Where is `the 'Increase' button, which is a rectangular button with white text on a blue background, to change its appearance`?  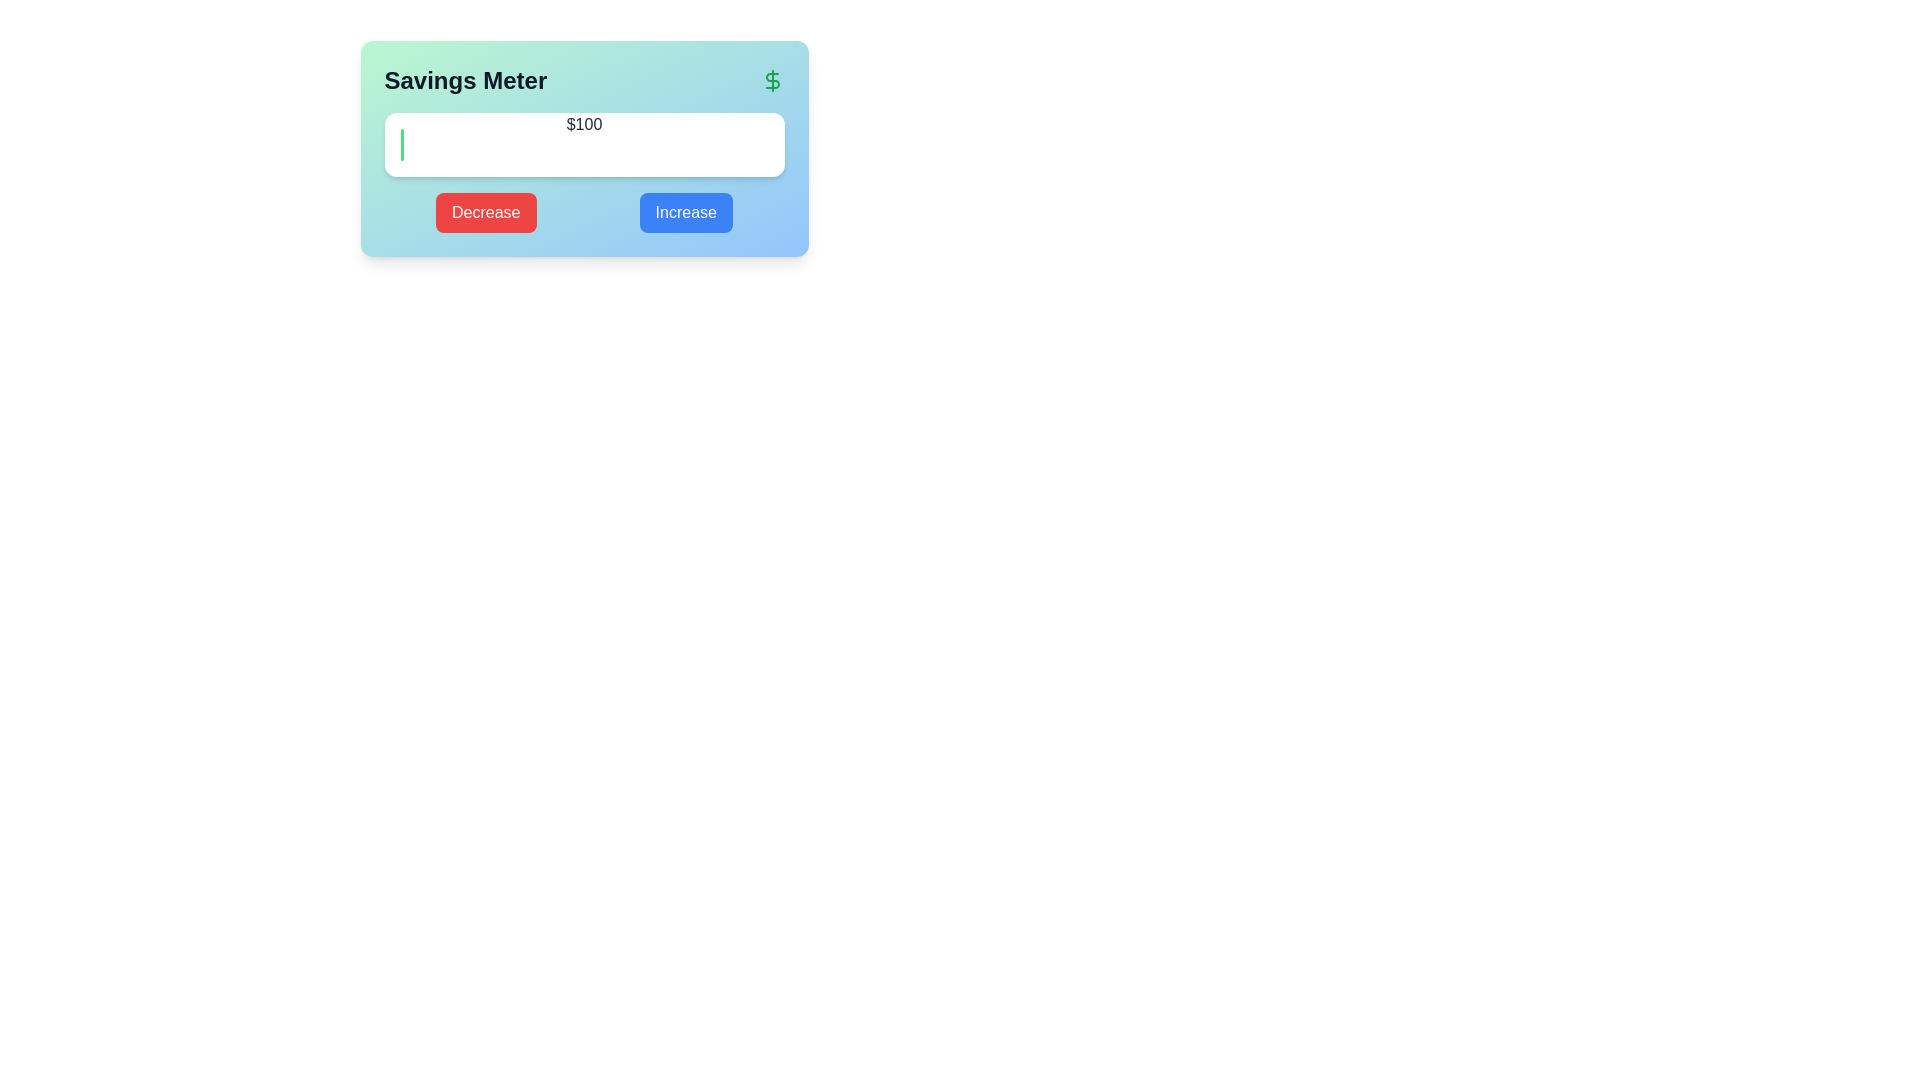
the 'Increase' button, which is a rectangular button with white text on a blue background, to change its appearance is located at coordinates (686, 212).